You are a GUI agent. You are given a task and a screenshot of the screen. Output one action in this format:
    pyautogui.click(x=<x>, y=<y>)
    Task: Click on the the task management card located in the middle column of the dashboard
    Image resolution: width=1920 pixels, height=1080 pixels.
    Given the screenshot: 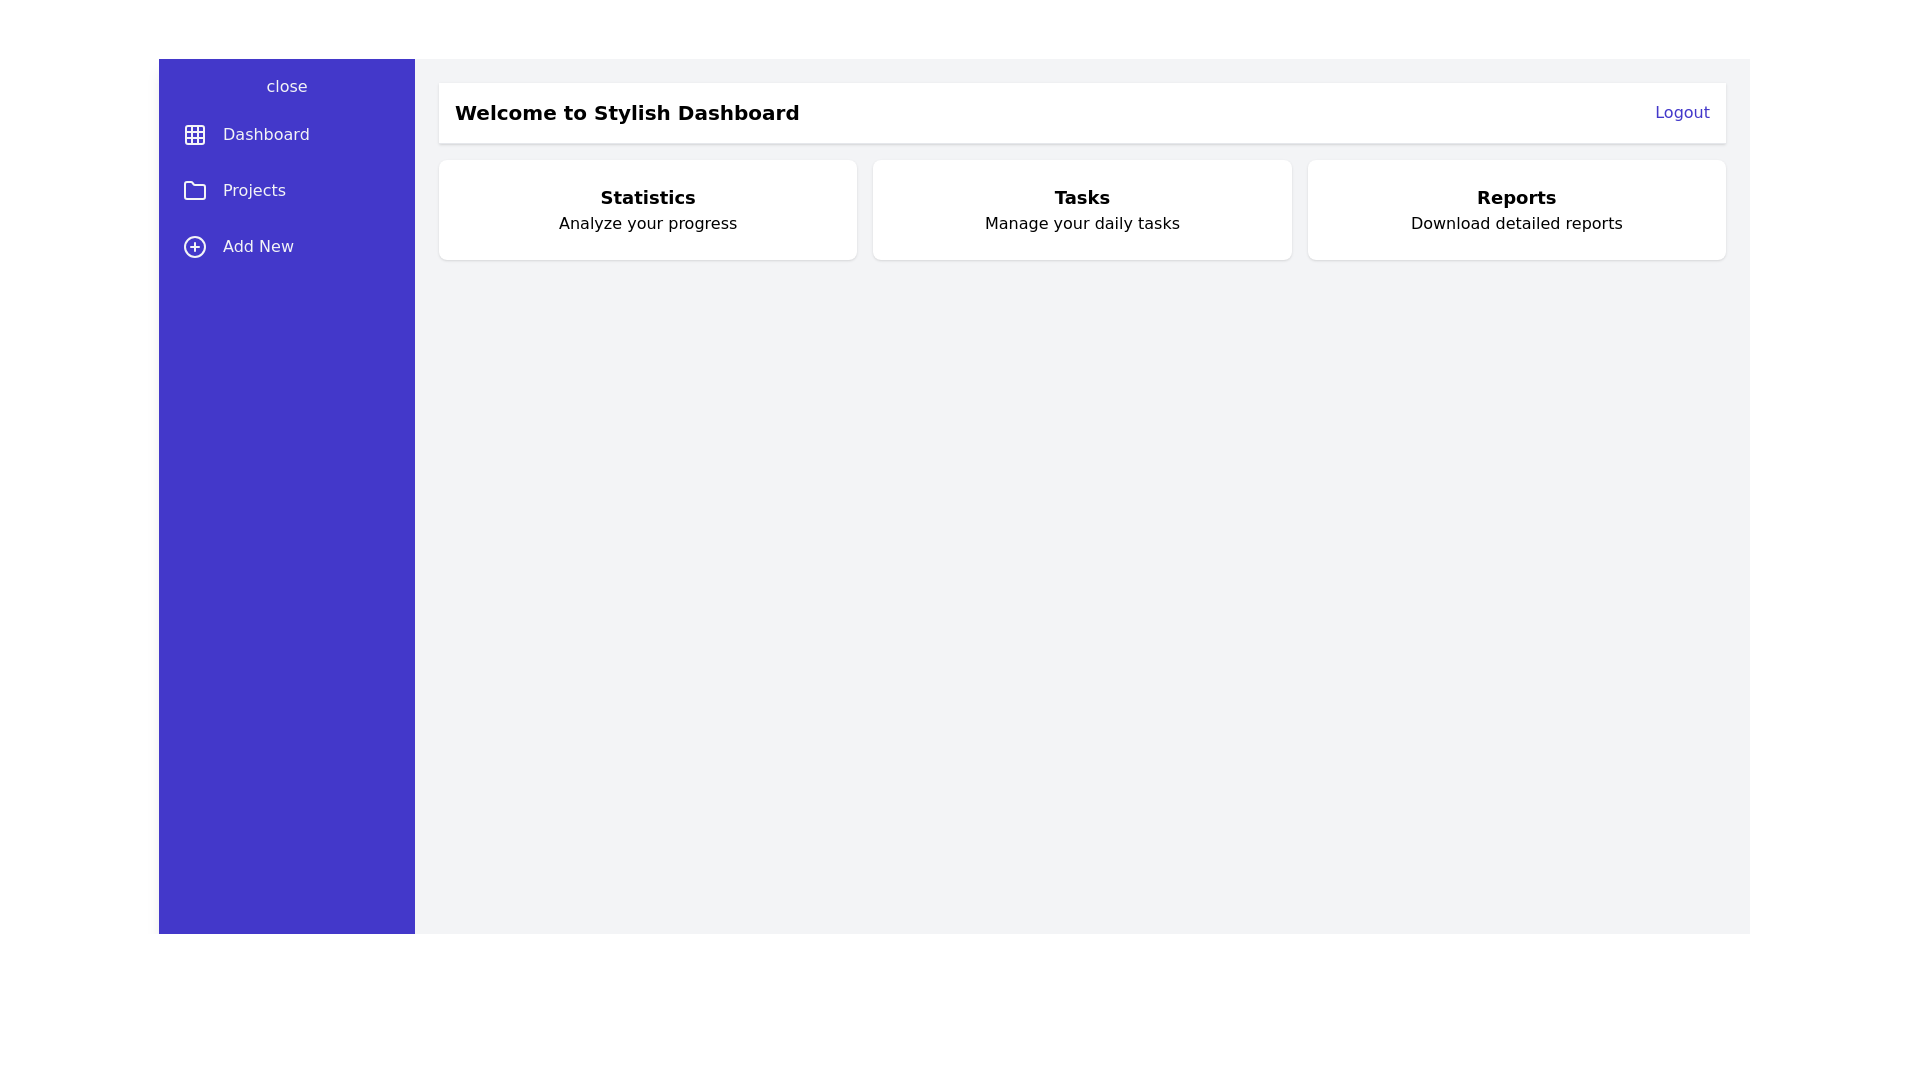 What is the action you would take?
    pyautogui.click(x=1080, y=209)
    